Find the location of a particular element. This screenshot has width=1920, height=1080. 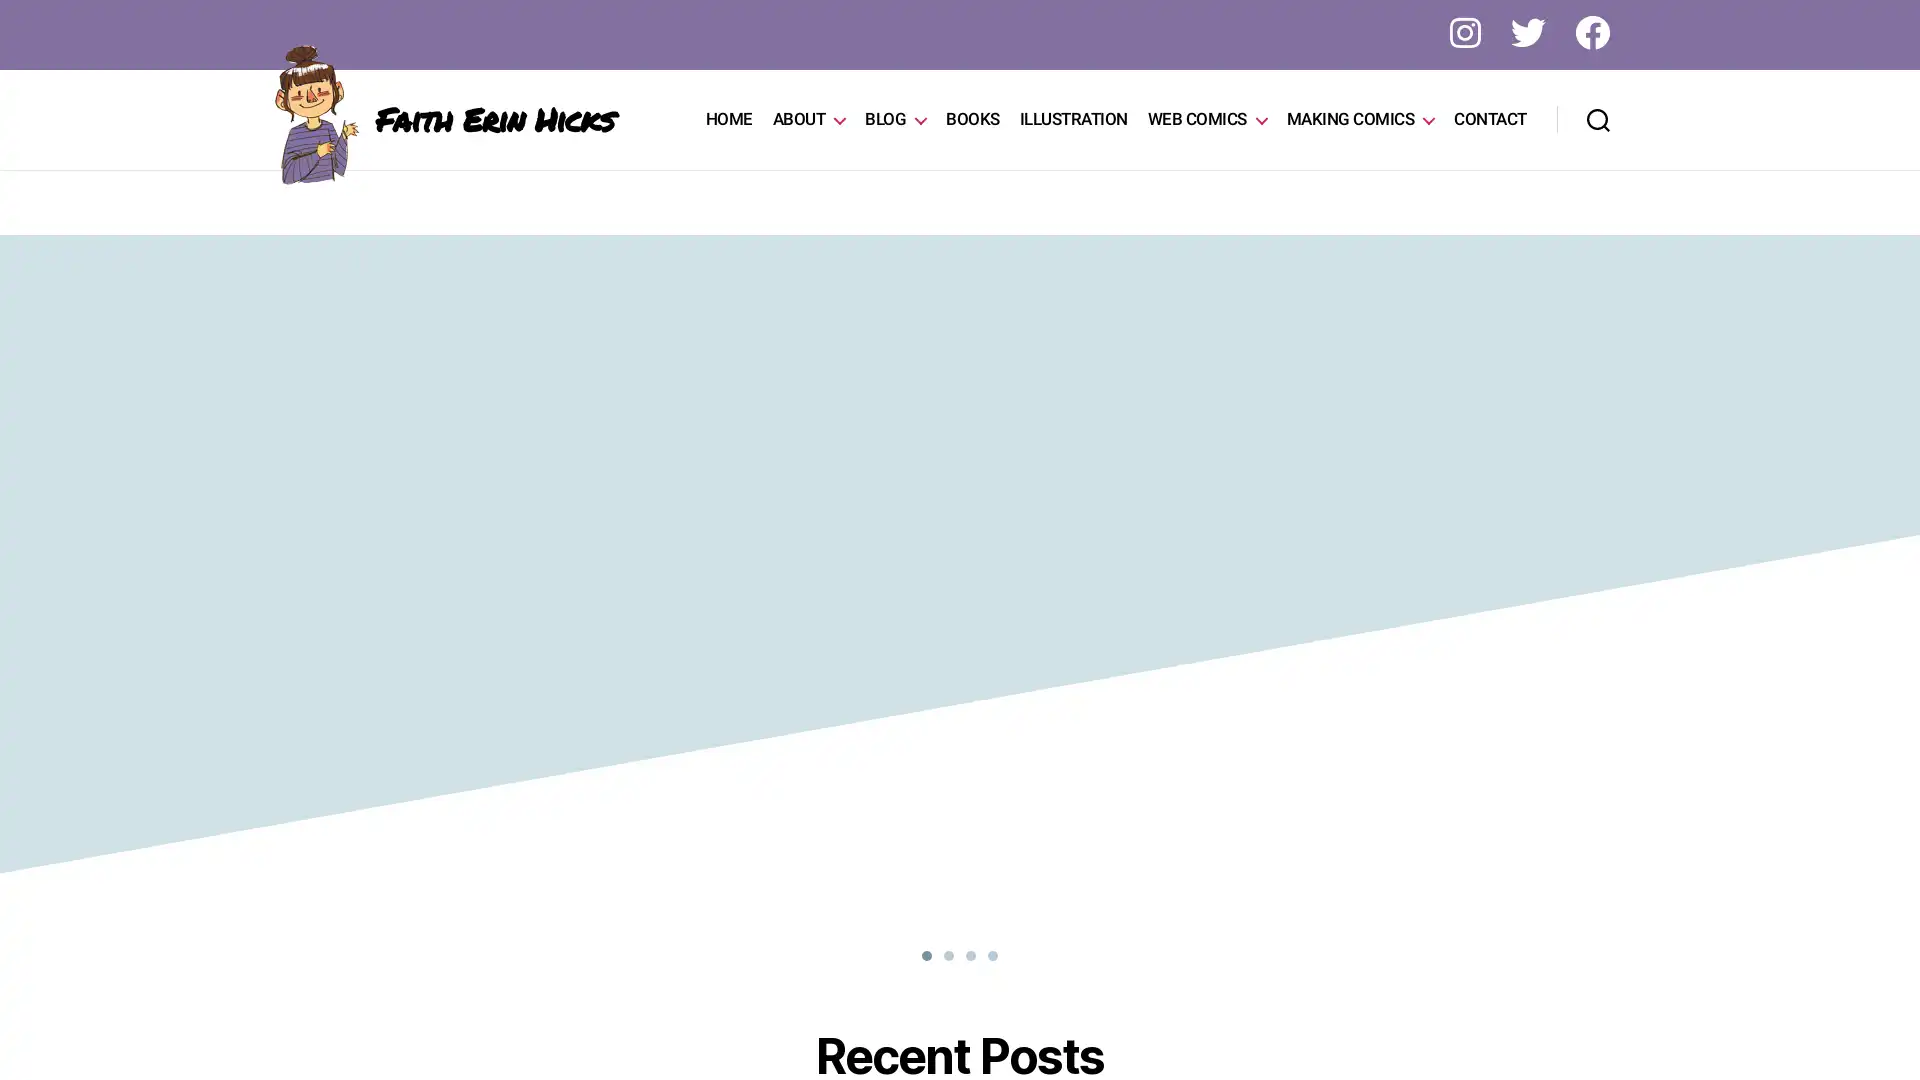

Slide 3 is located at coordinates (993, 954).